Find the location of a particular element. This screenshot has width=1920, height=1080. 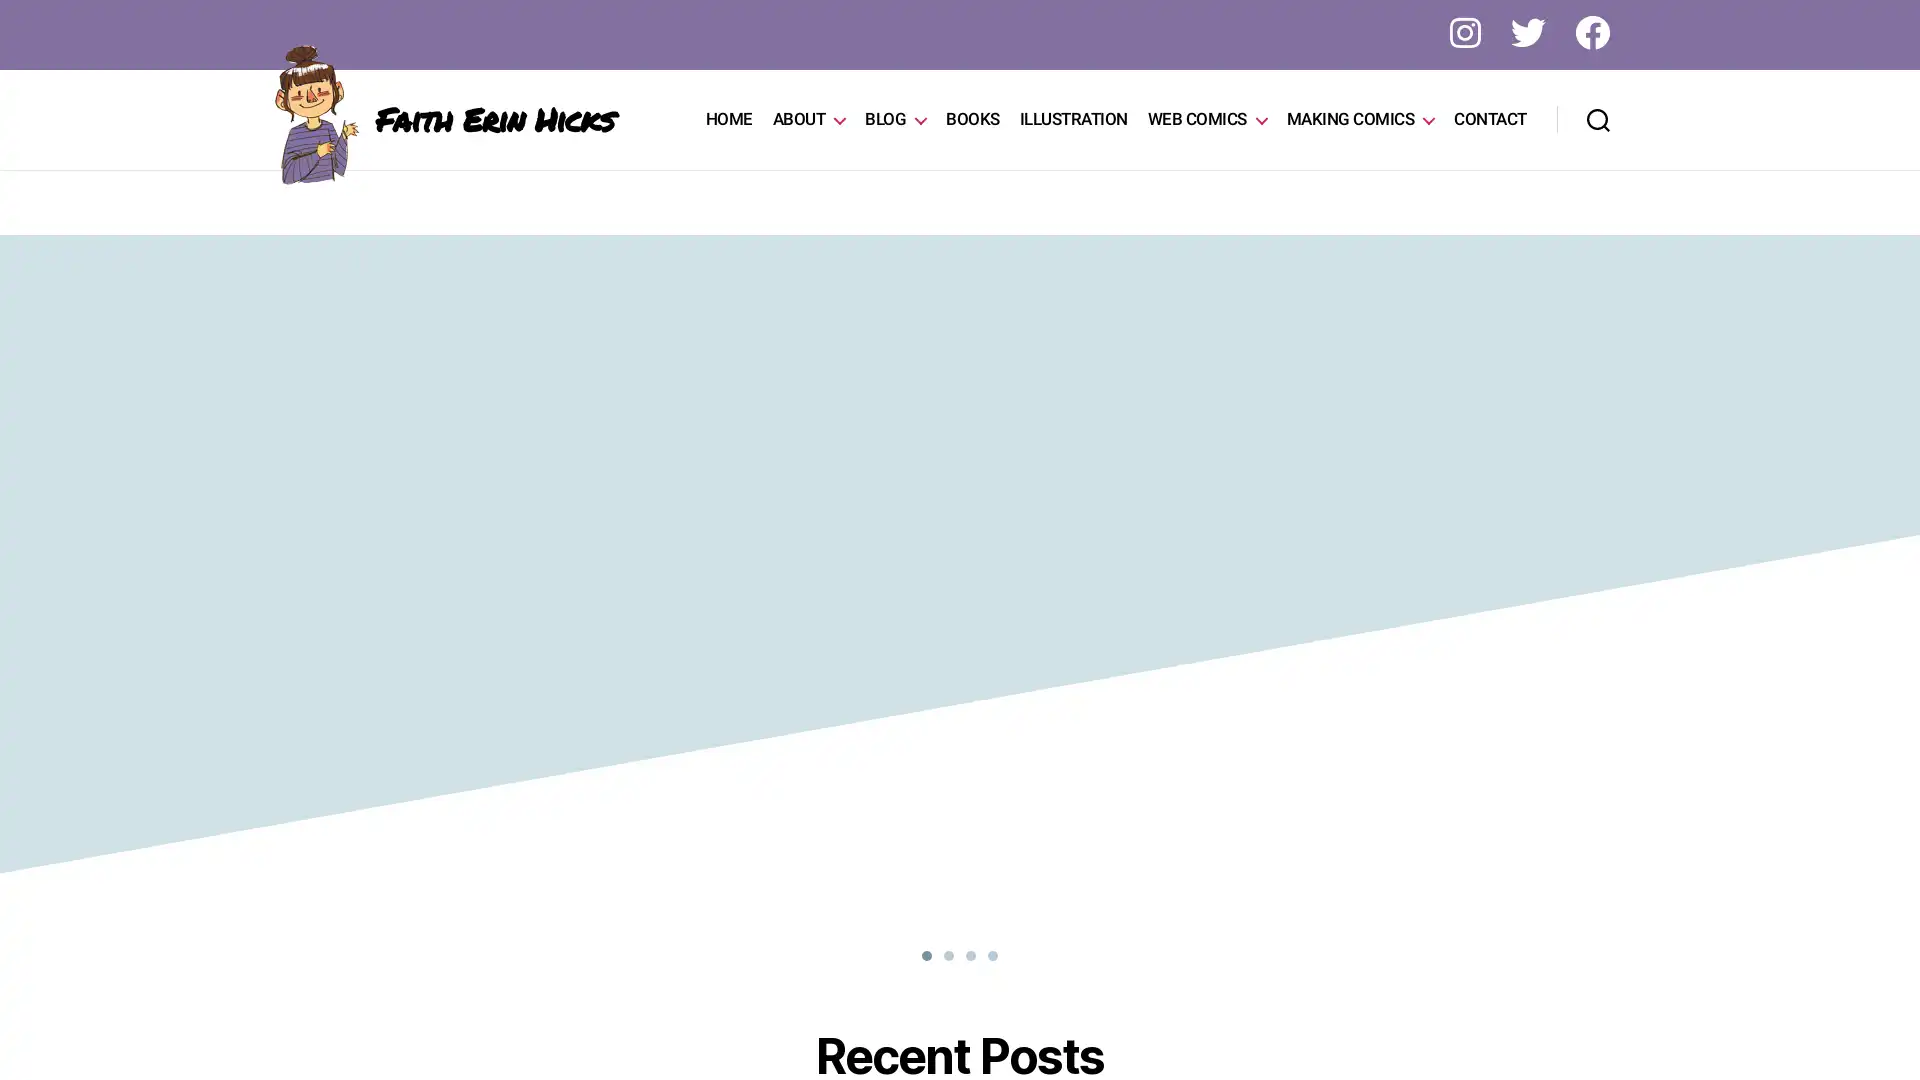

Slide 3 is located at coordinates (993, 954).